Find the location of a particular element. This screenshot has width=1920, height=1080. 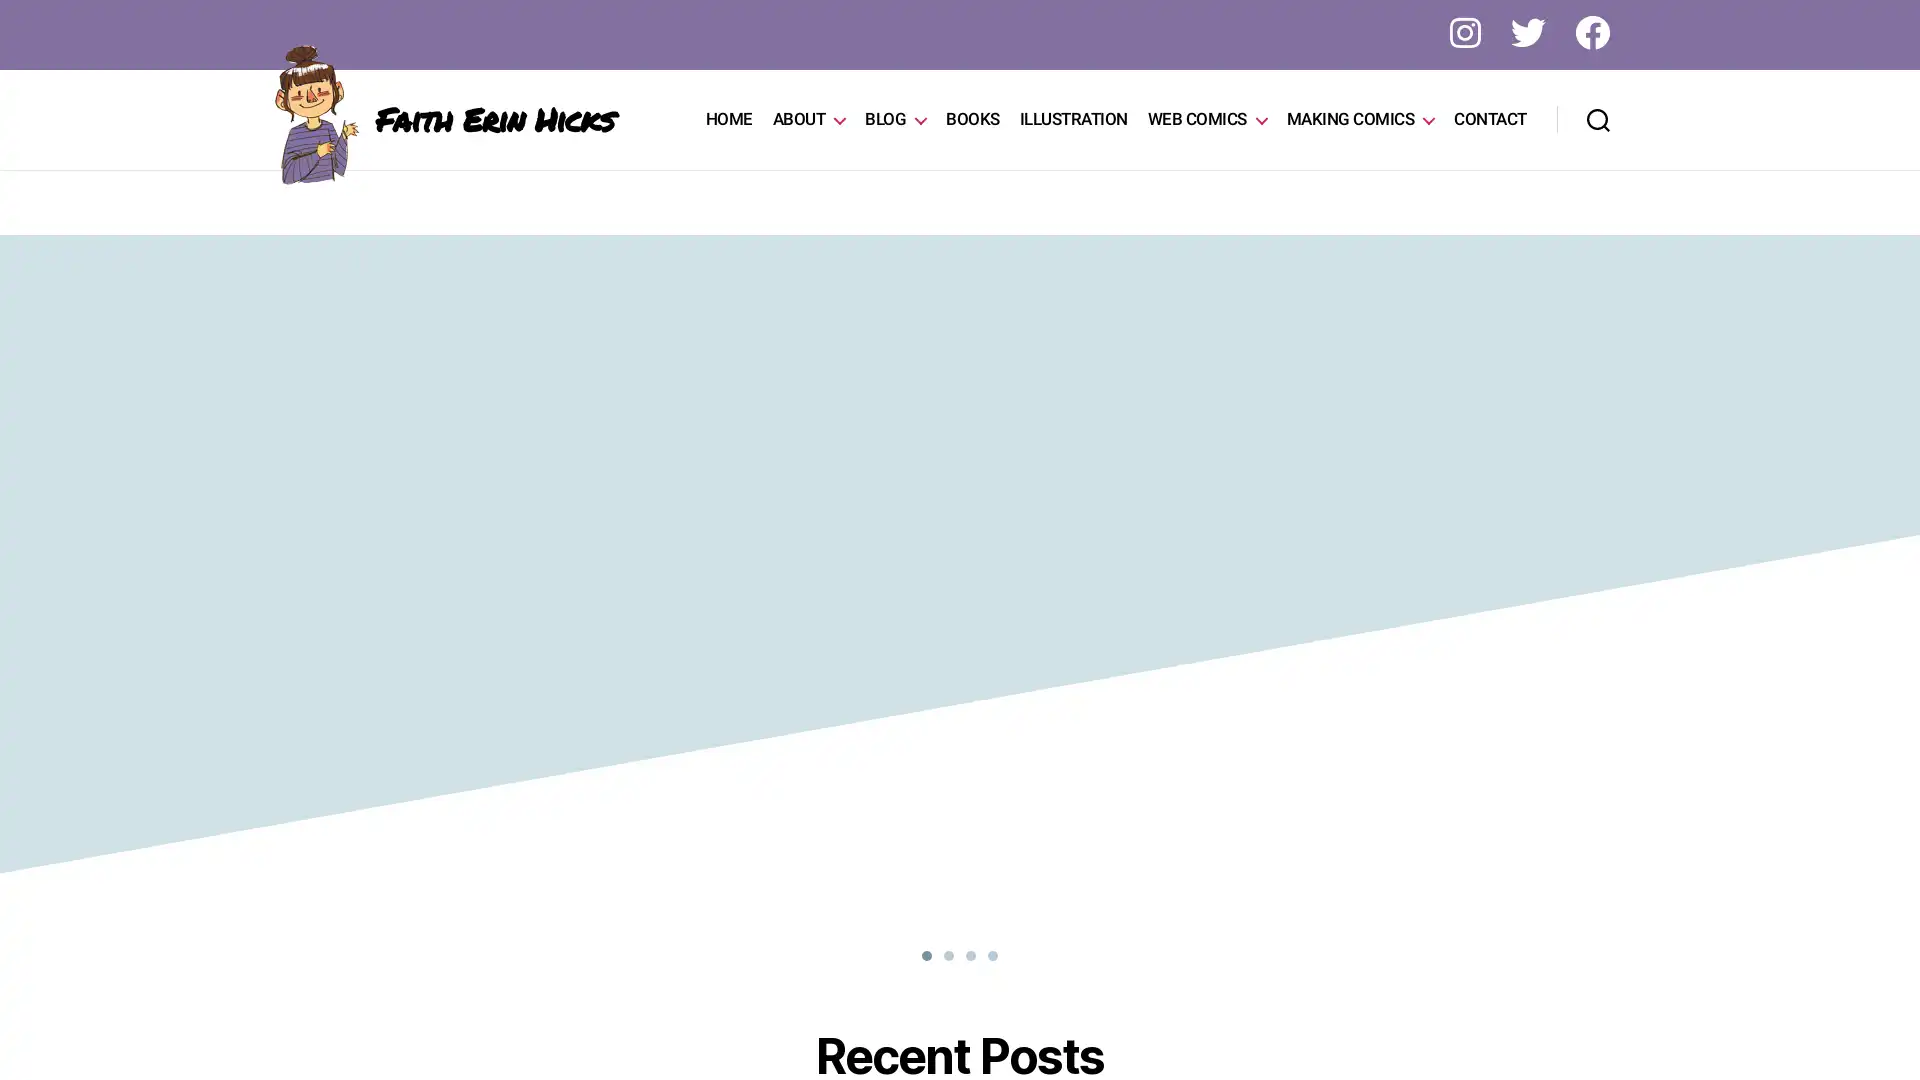

Slide 3 is located at coordinates (993, 954).